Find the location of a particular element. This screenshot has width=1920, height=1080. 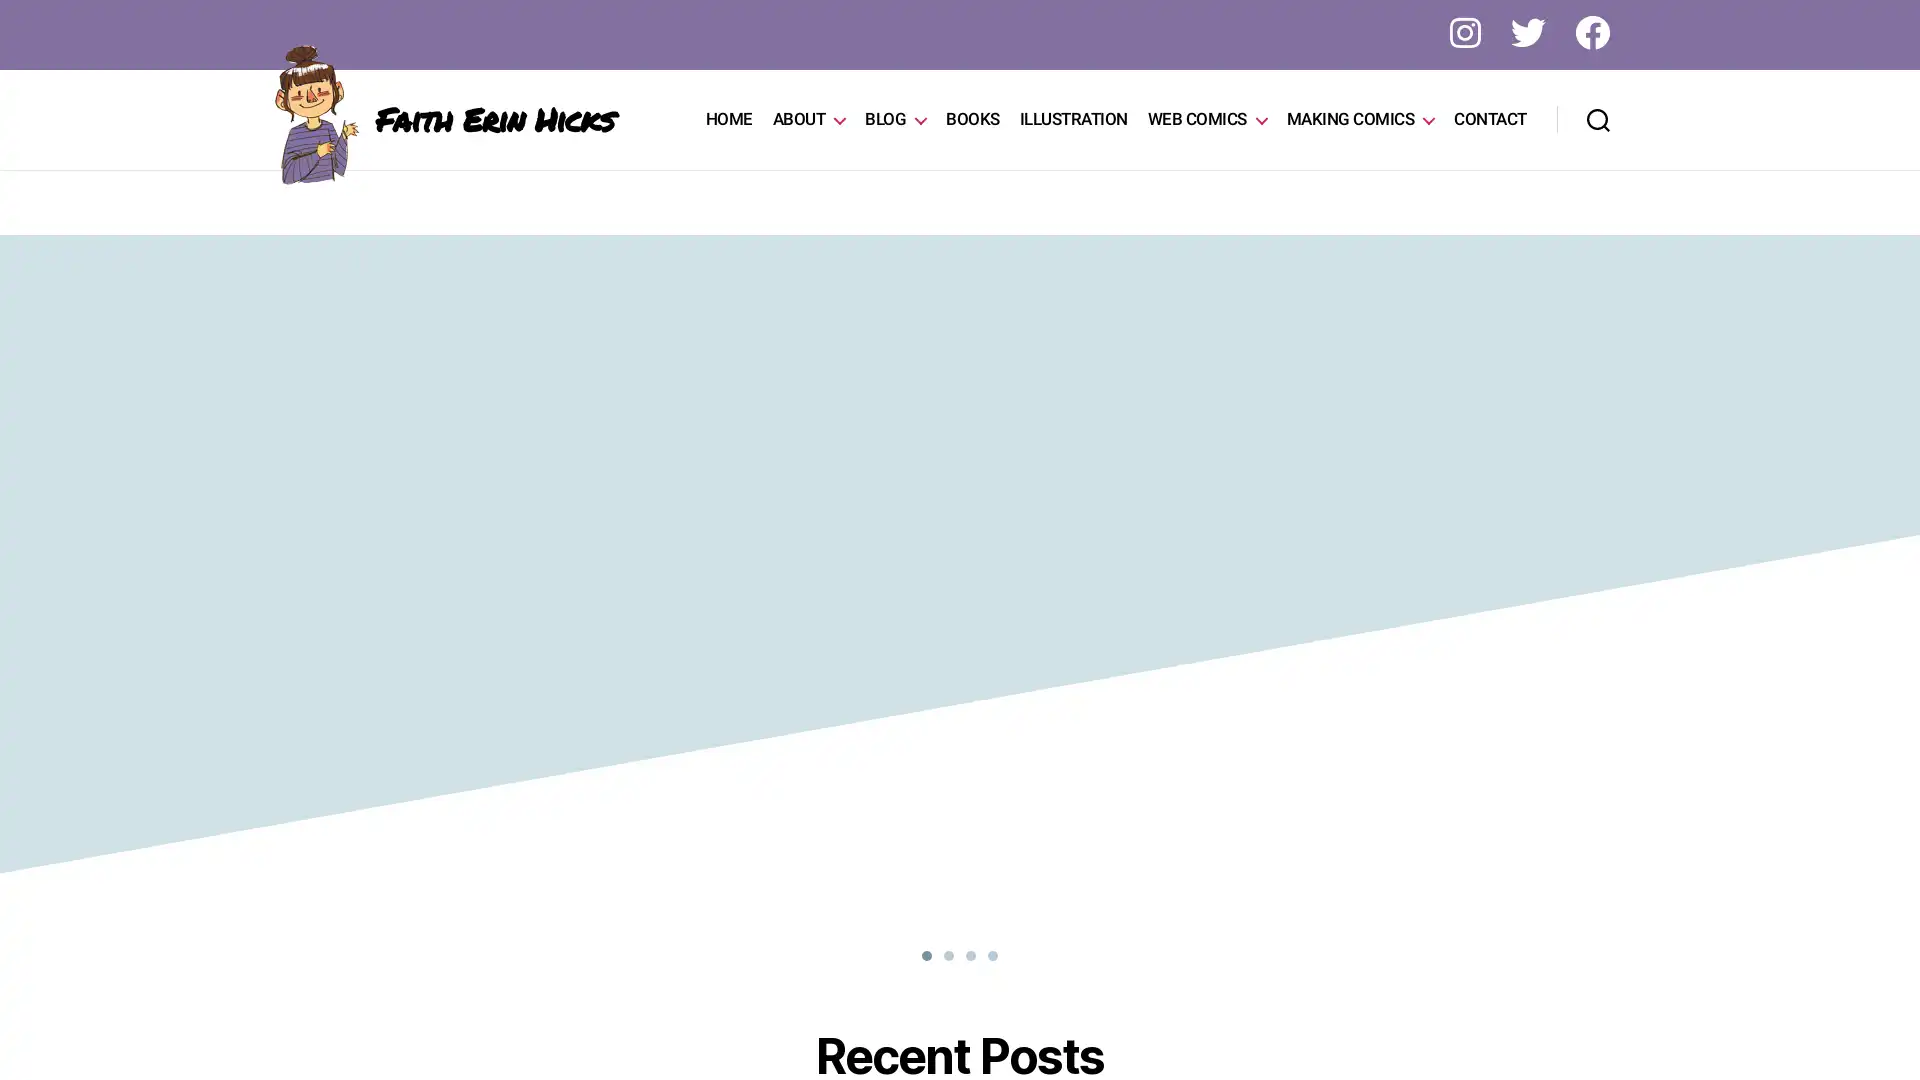

Slide 3 is located at coordinates (993, 954).